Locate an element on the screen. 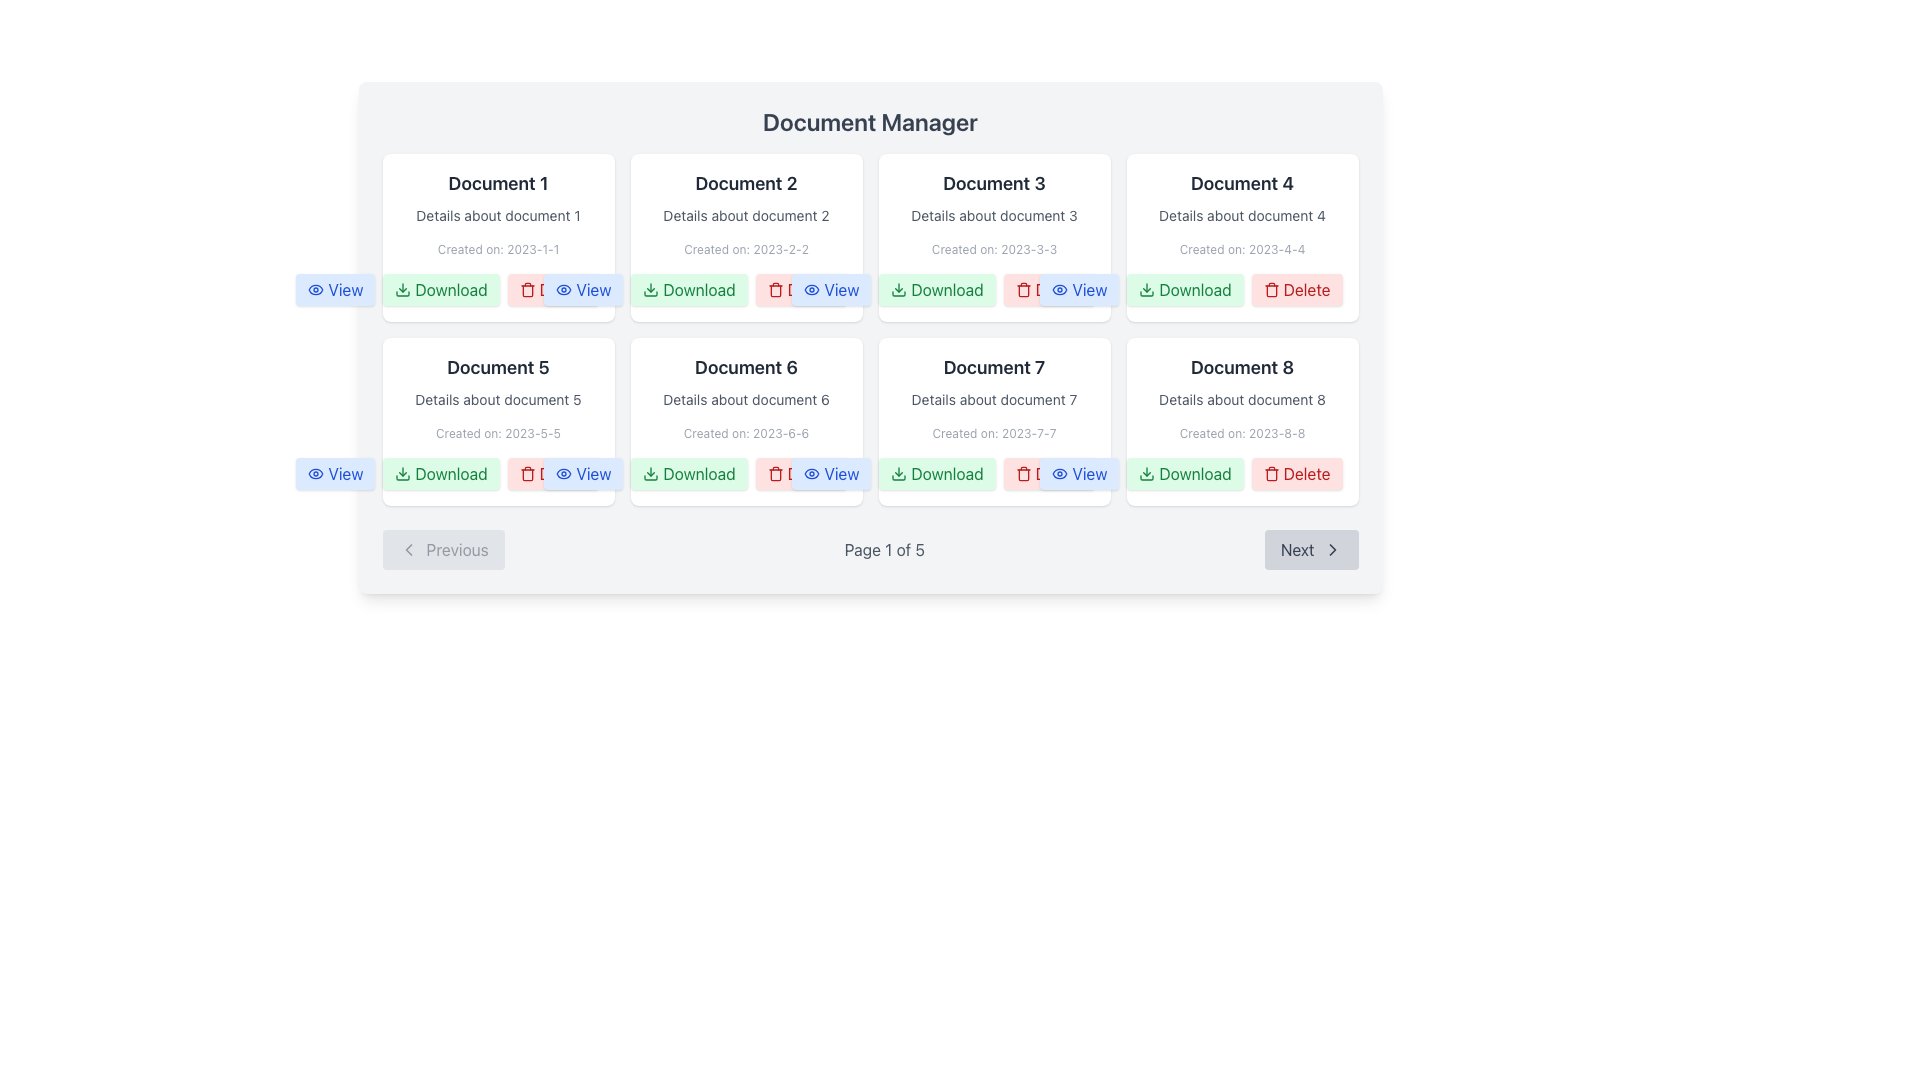  the 'Delete' button located in the actions section of the 'Document 6' card, positioned between the 'Download' and 'View' buttons is located at coordinates (801, 474).